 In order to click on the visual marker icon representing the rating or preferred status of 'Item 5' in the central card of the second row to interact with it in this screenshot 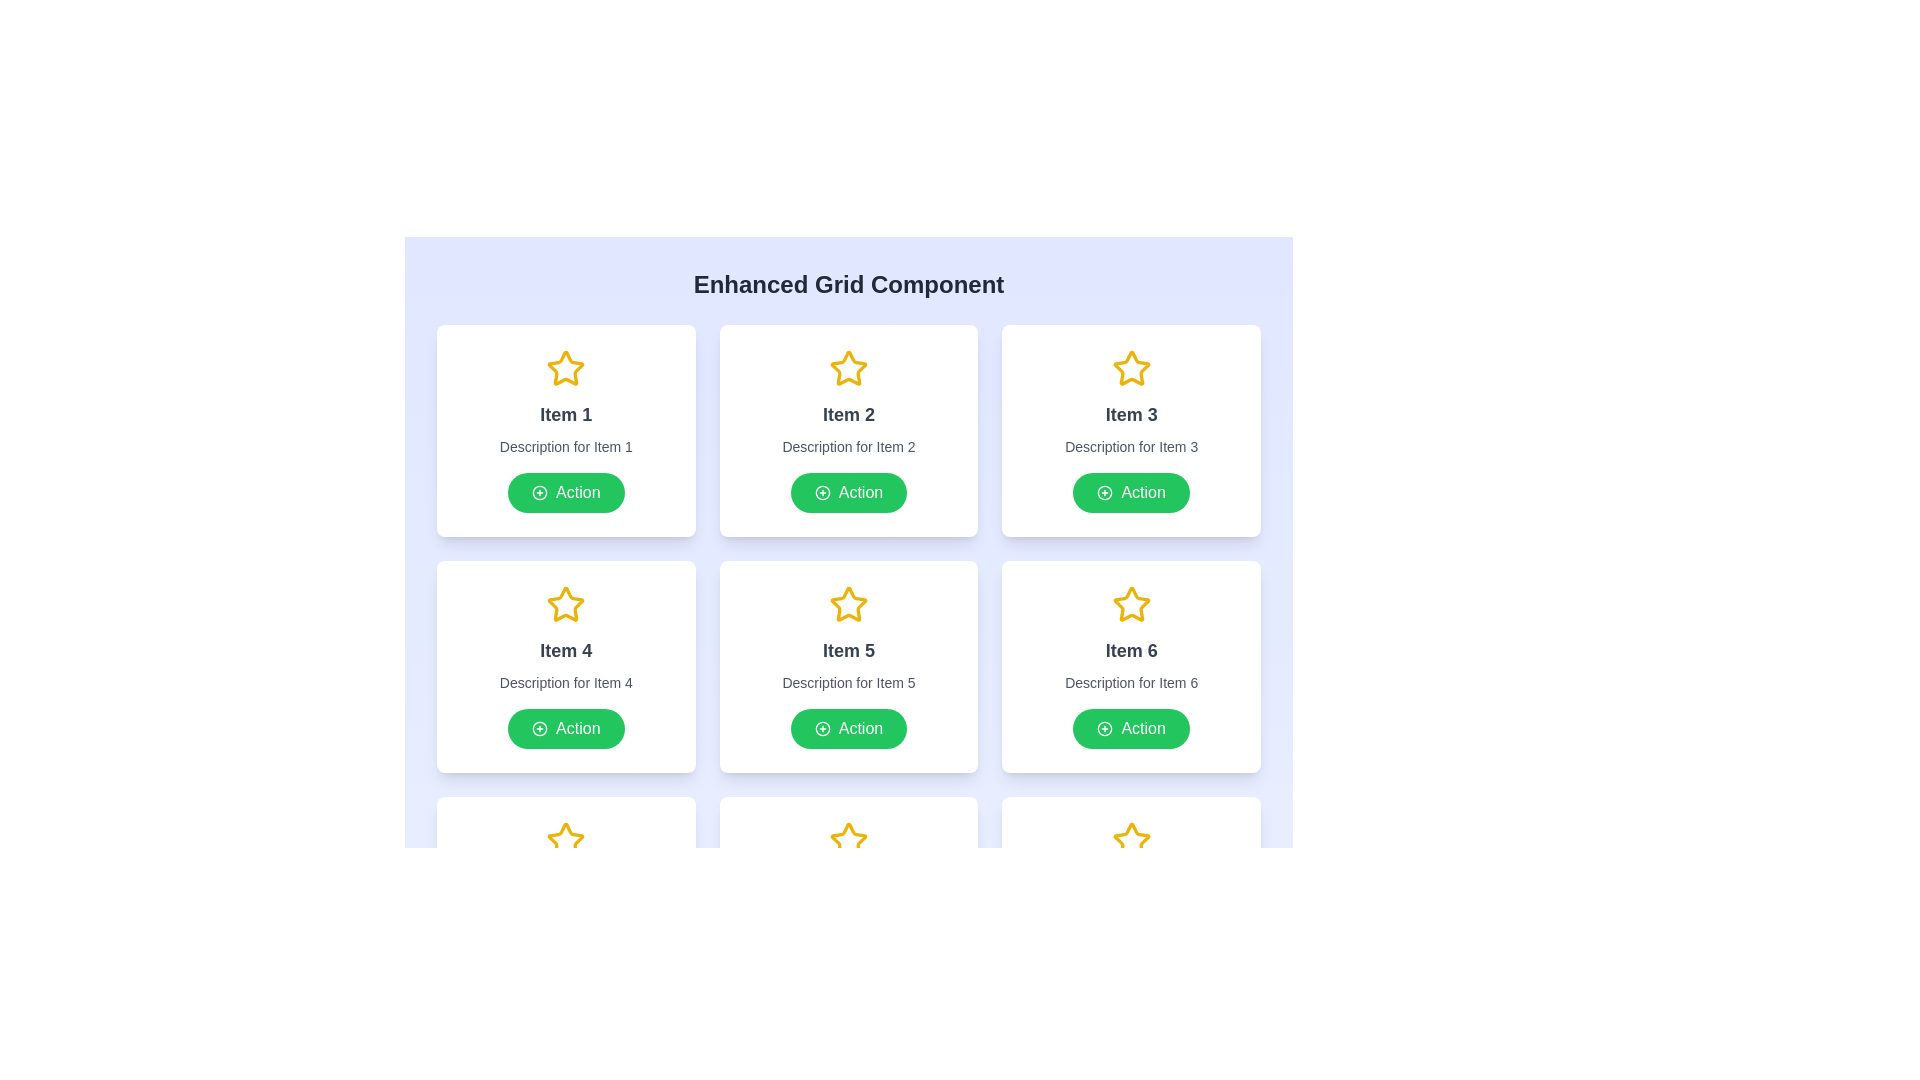, I will do `click(849, 603)`.